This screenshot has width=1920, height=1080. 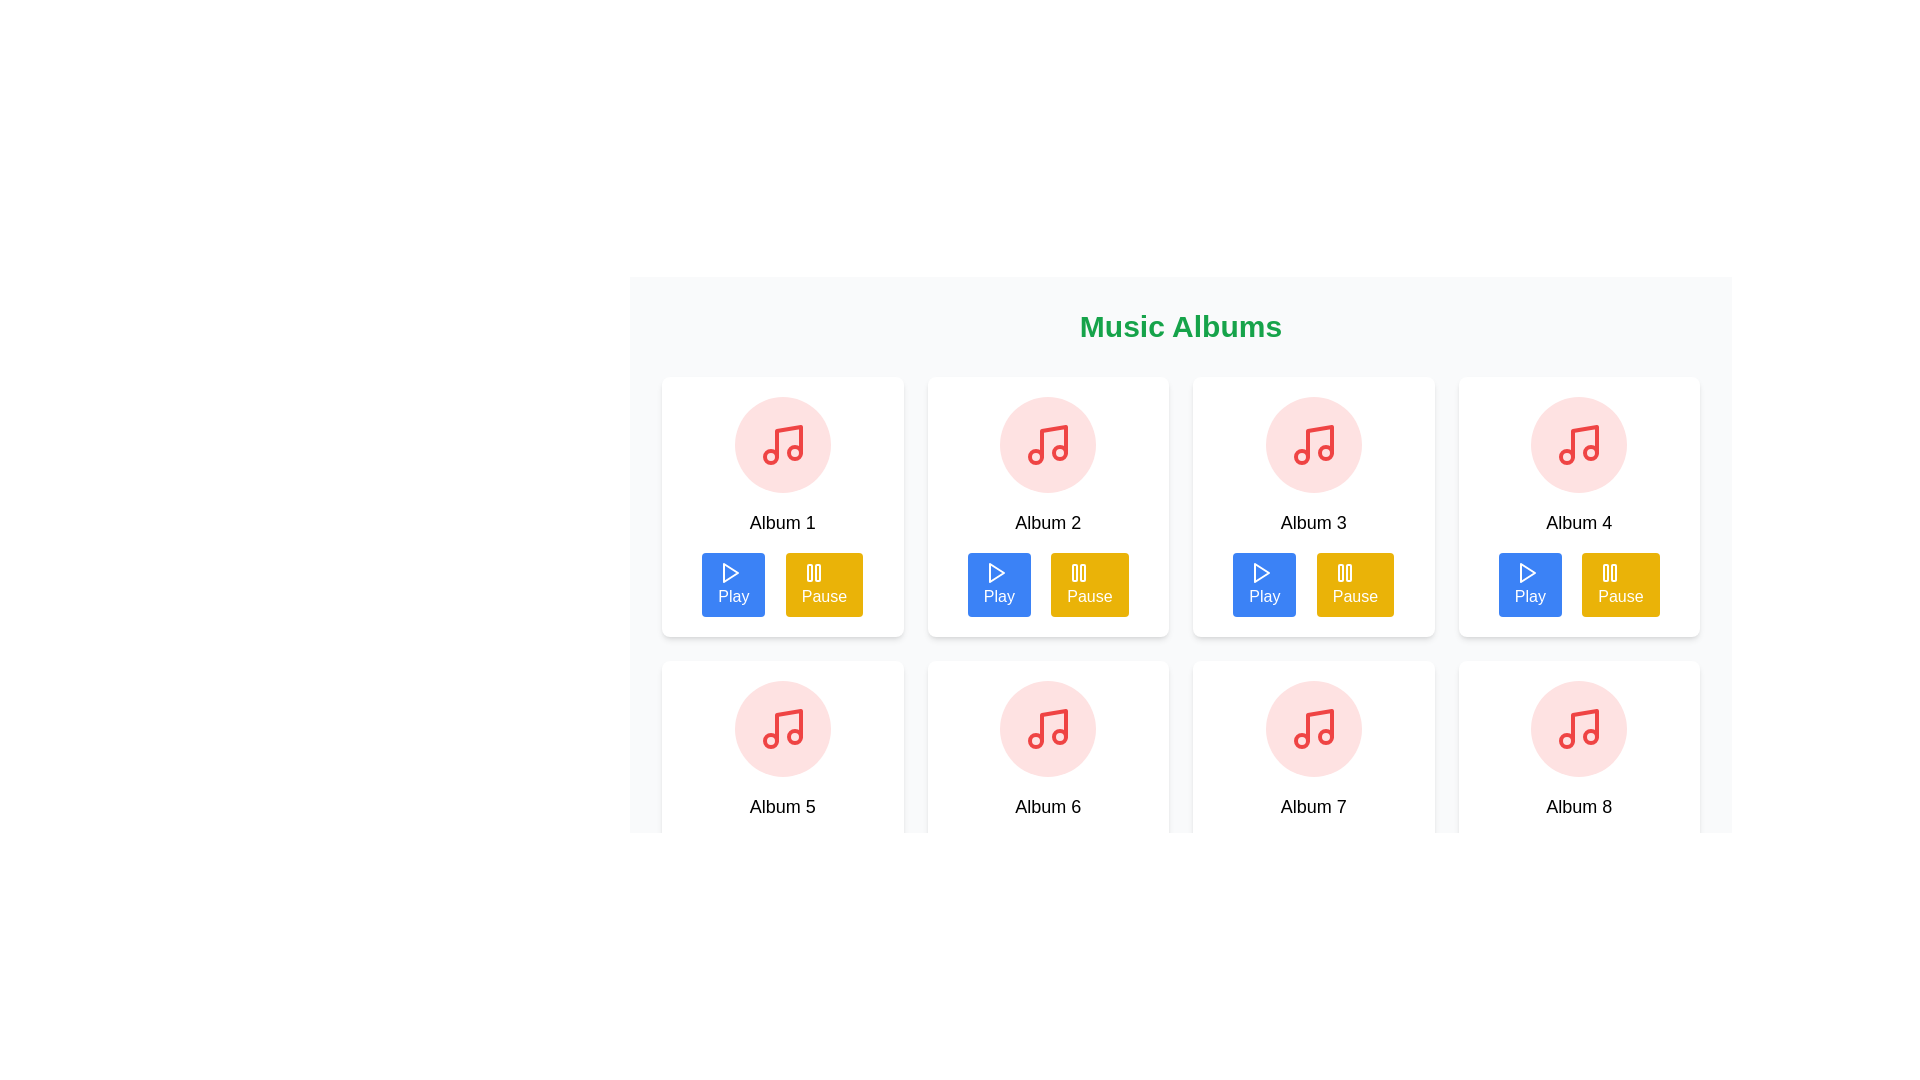 I want to click on the music-related icon representing the album 'Album 7', located centrally in the circular area at the top of the card in the second row, third column of the grid layout, so click(x=1313, y=729).